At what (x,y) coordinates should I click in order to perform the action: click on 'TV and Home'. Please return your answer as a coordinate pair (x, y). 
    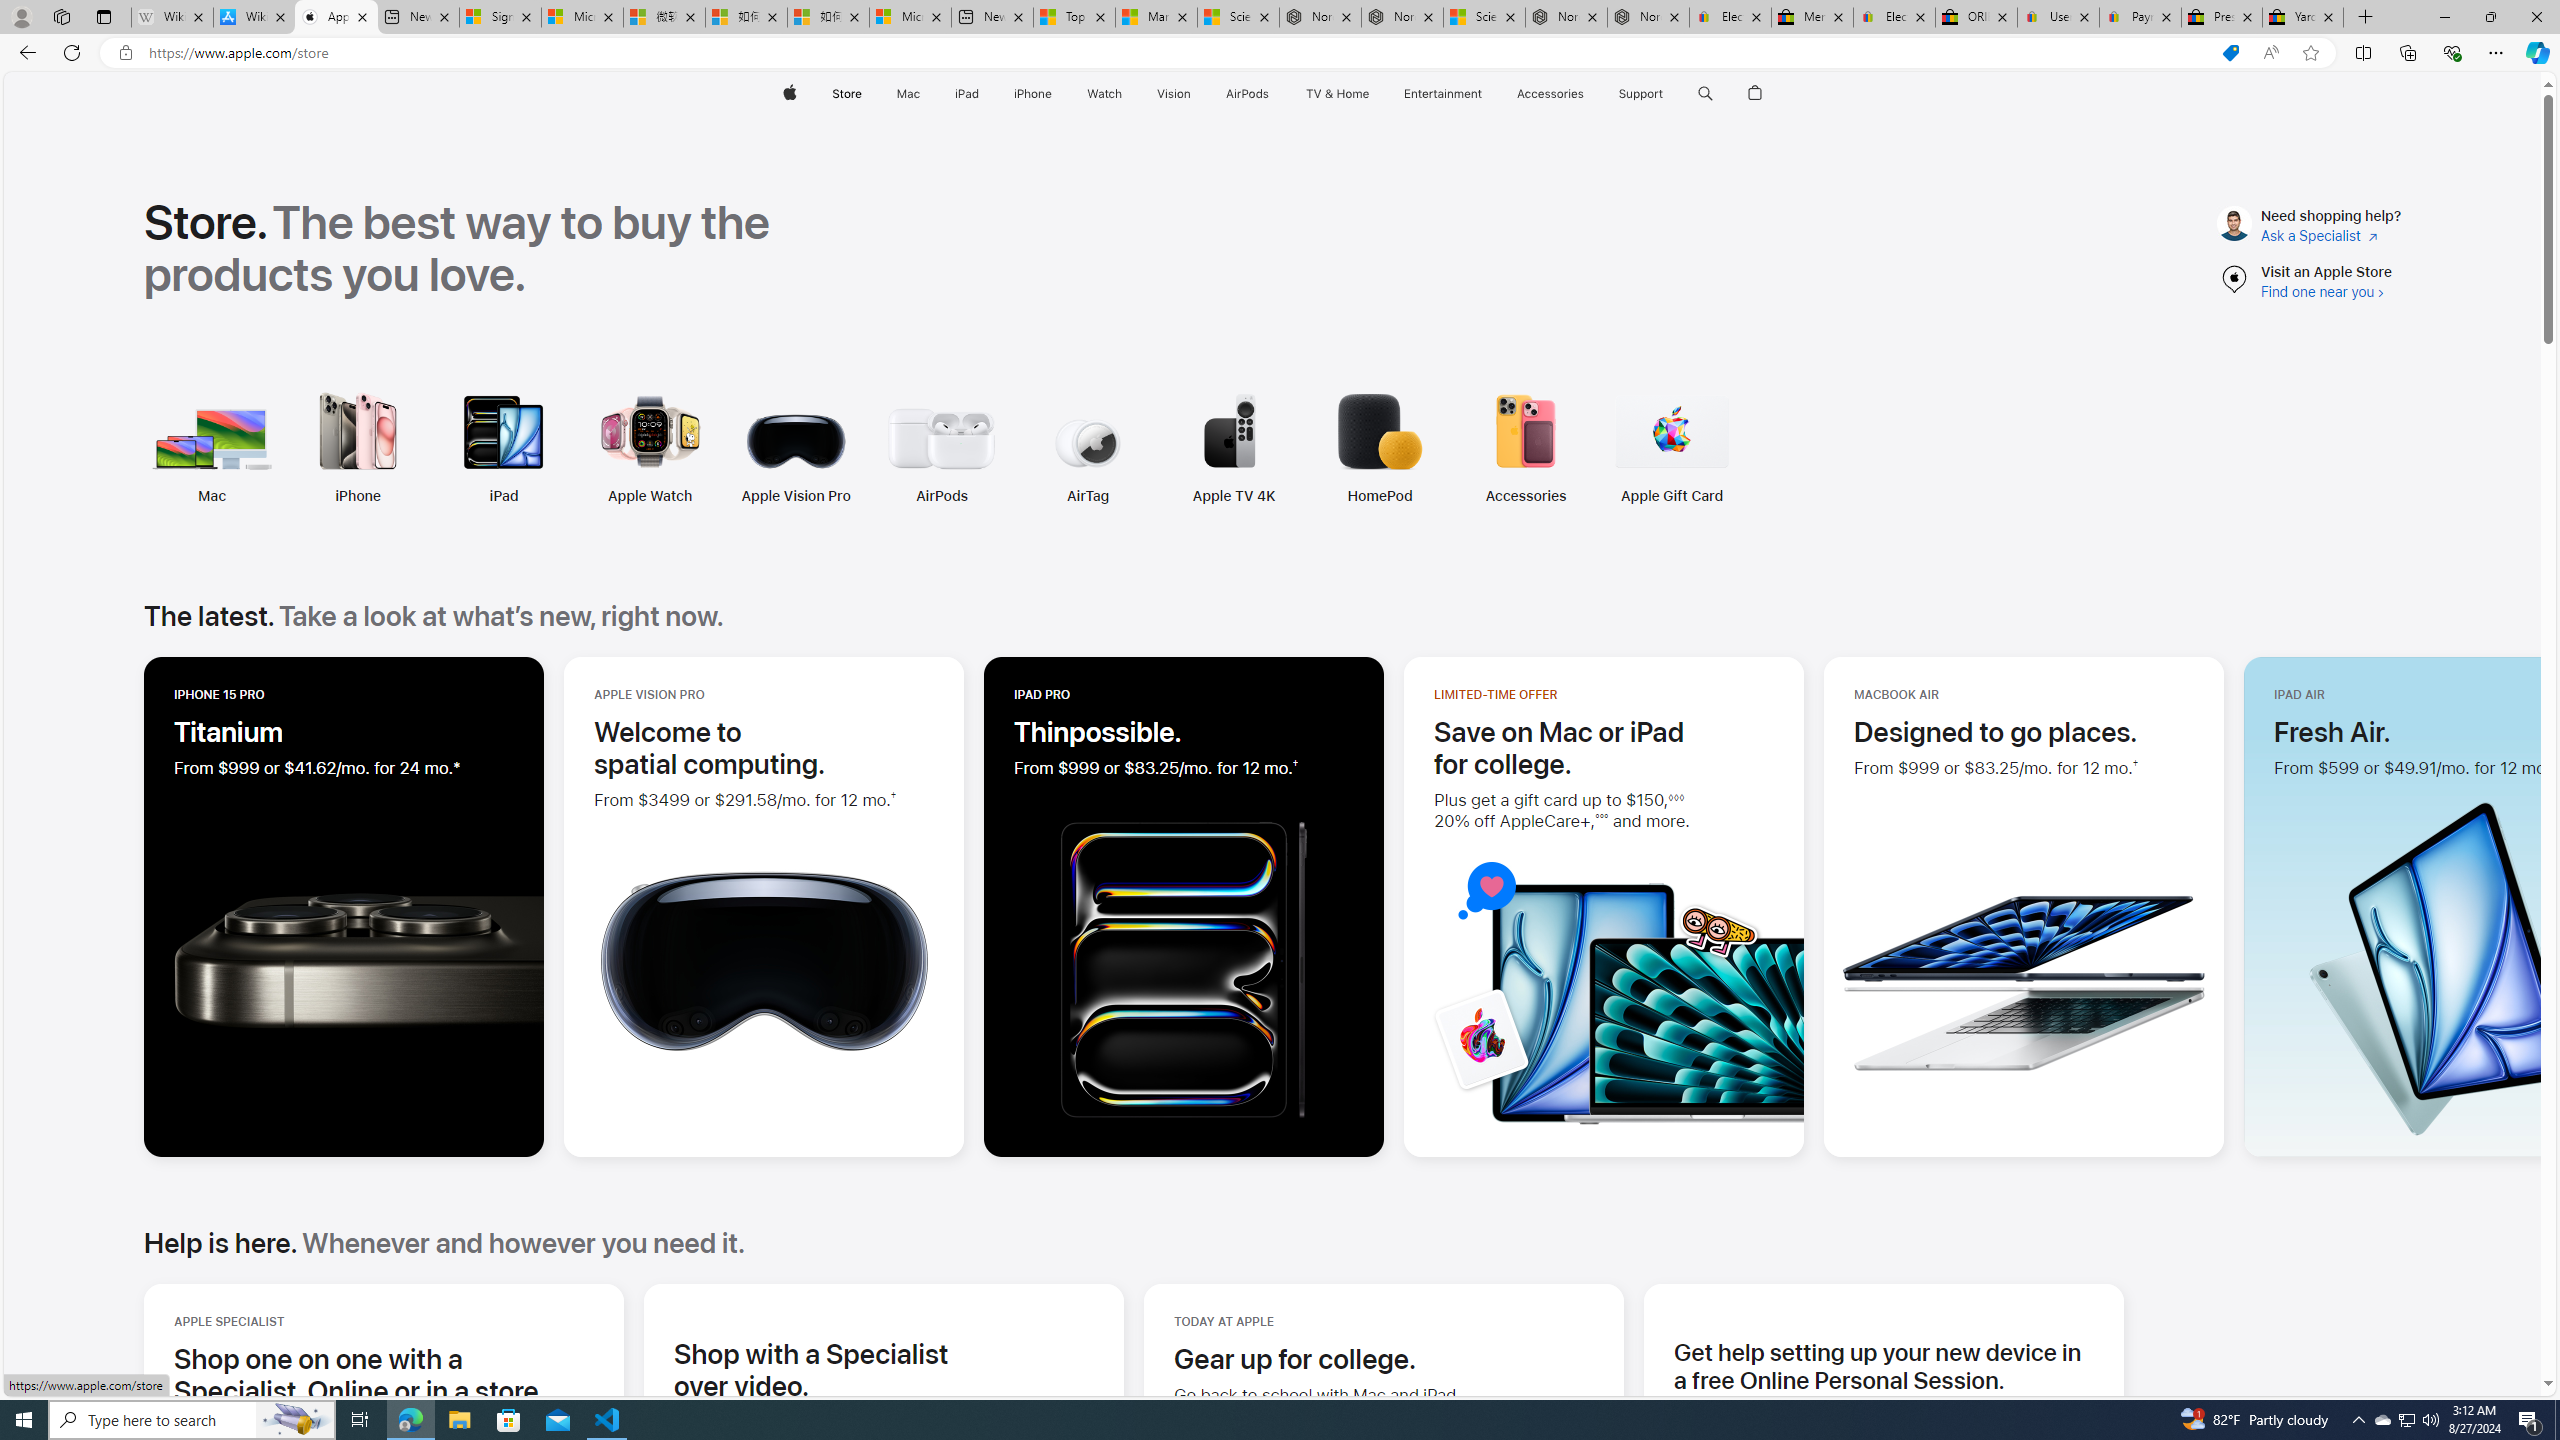
    Looking at the image, I should click on (1336, 93).